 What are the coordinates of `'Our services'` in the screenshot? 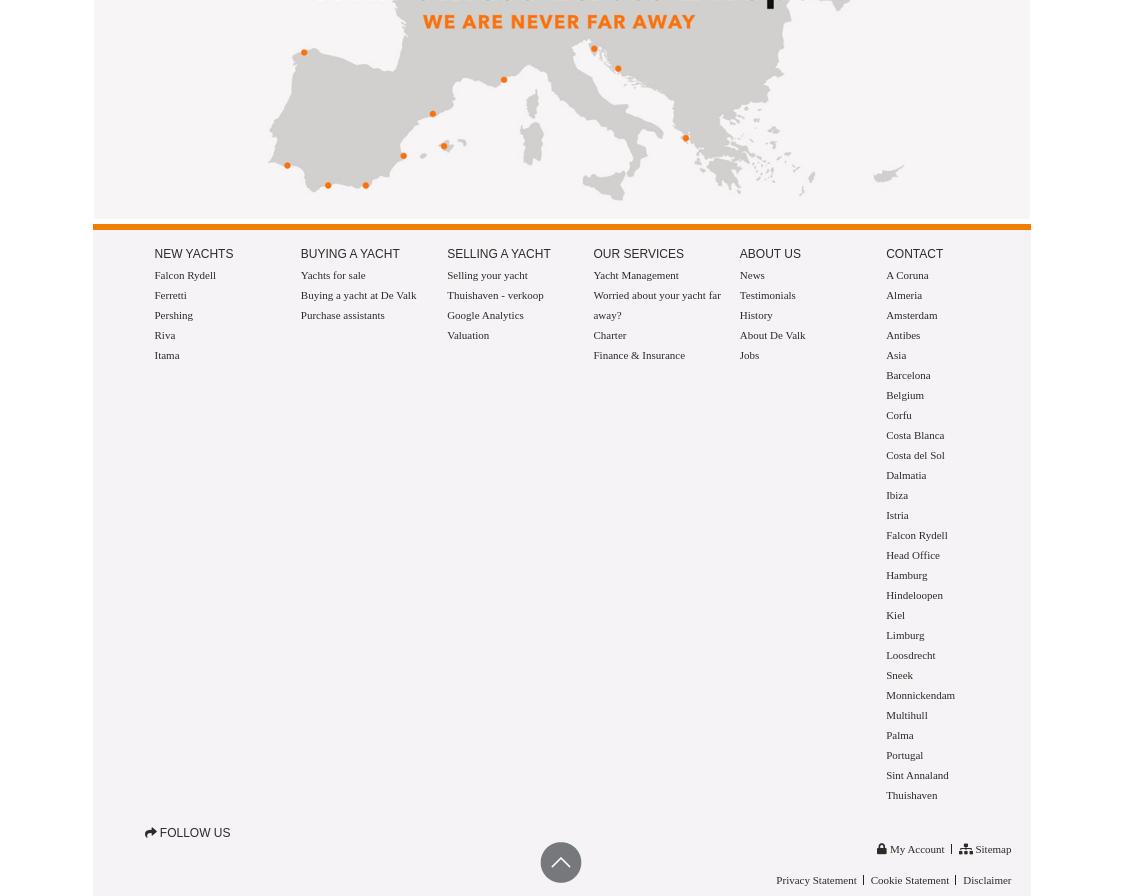 It's located at (637, 254).